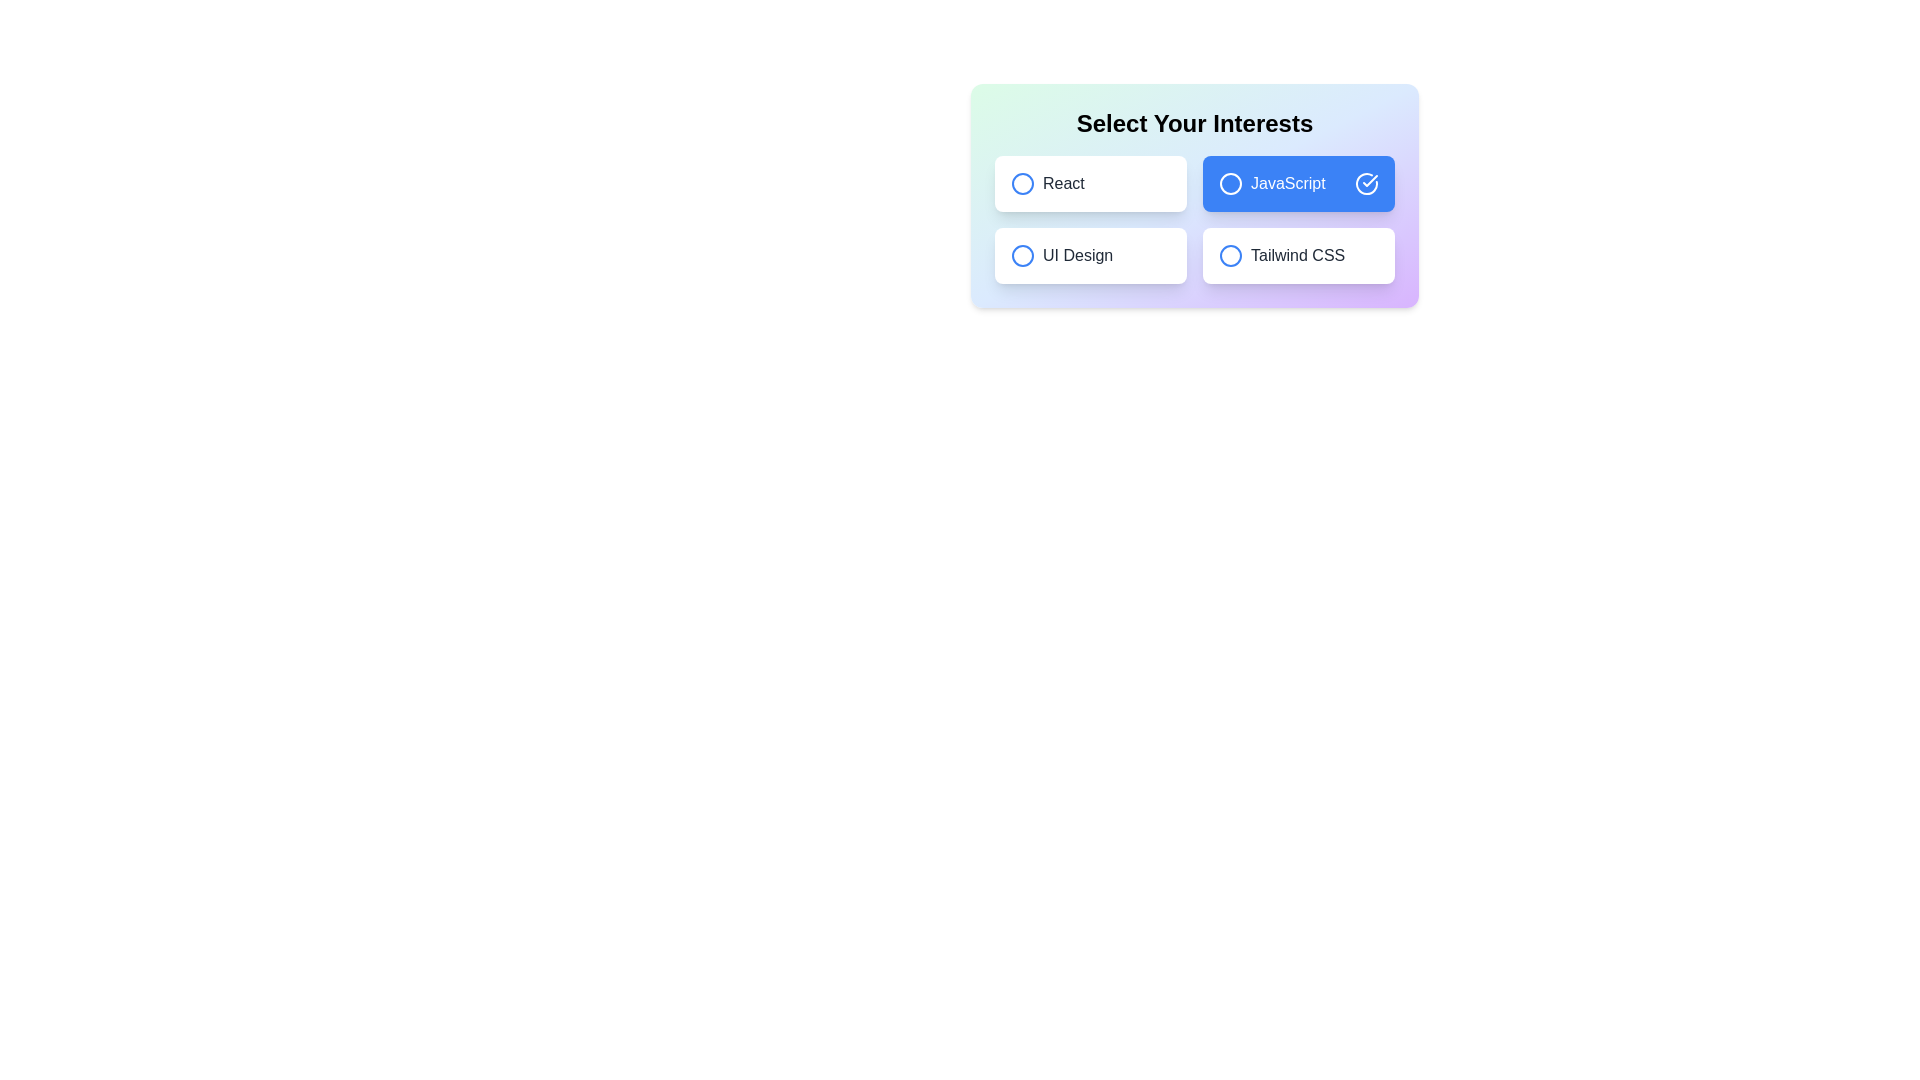  Describe the element at coordinates (1089, 254) in the screenshot. I see `the chip labeled UI Design` at that location.